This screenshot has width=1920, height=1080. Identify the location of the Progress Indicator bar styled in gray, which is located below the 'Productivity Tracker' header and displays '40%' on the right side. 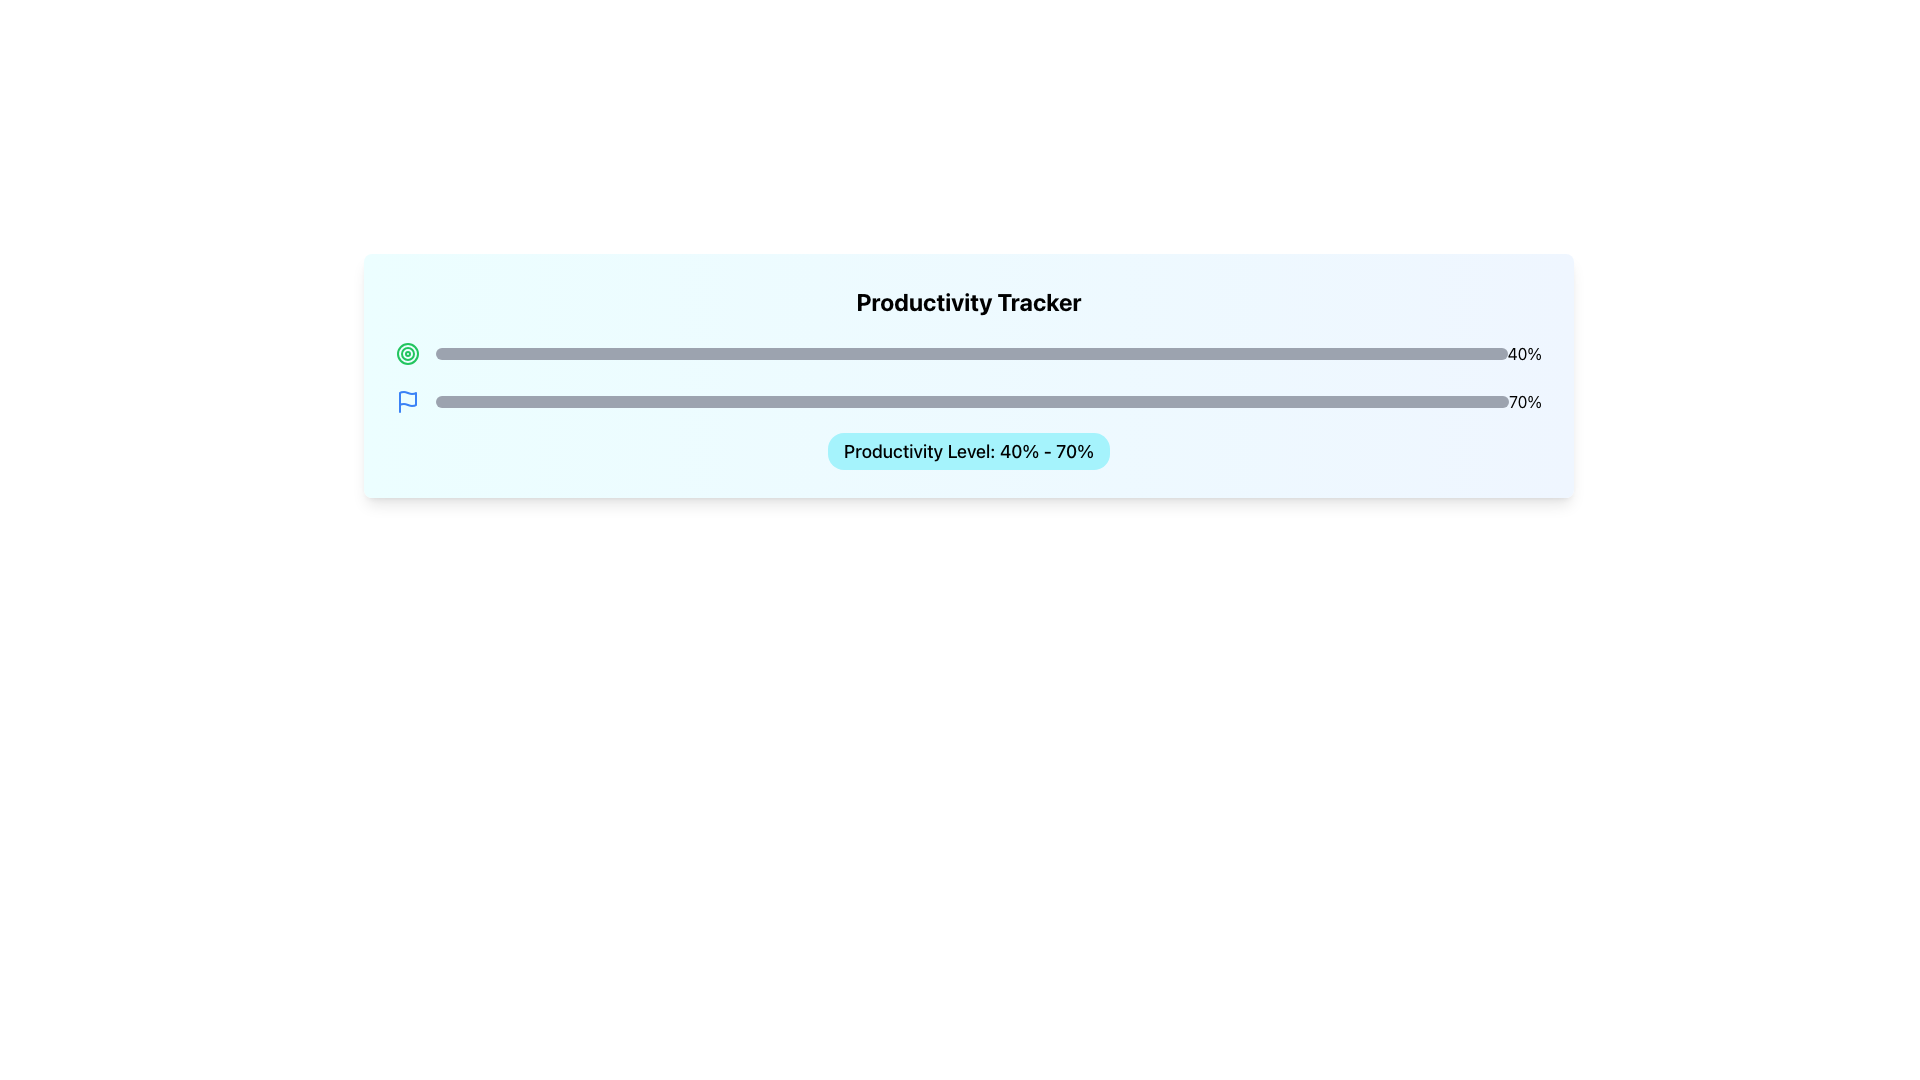
(969, 353).